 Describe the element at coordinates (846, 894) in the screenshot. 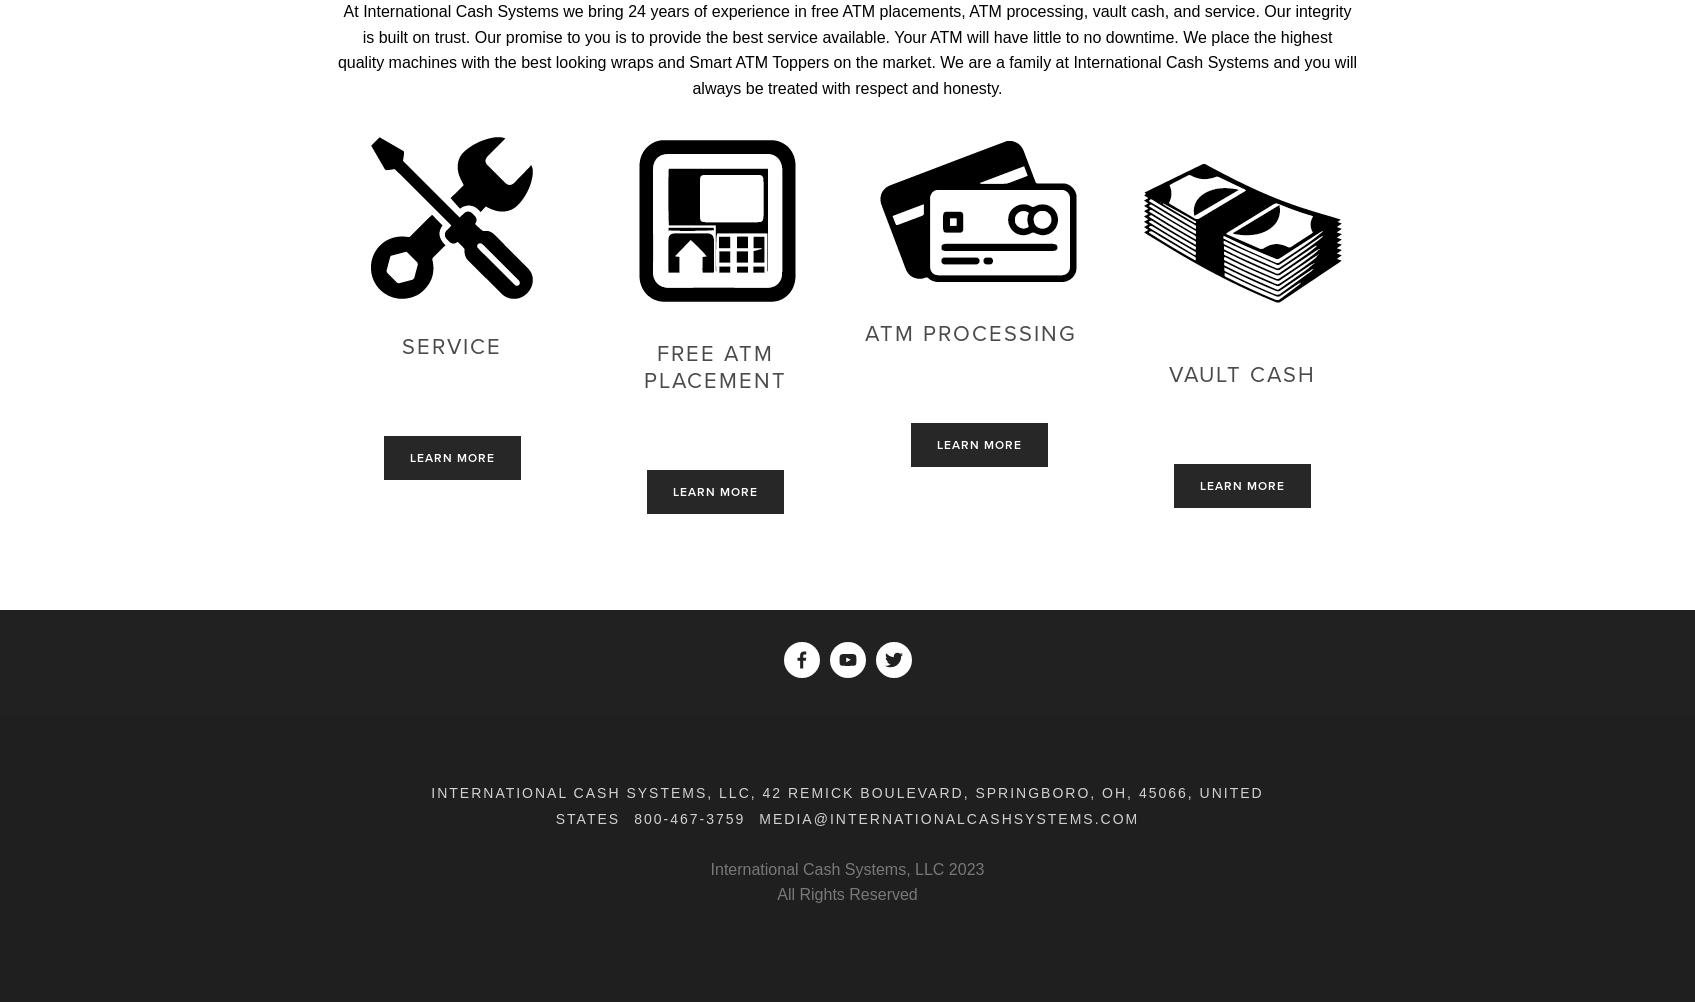

I see `'All Rights Reserved'` at that location.